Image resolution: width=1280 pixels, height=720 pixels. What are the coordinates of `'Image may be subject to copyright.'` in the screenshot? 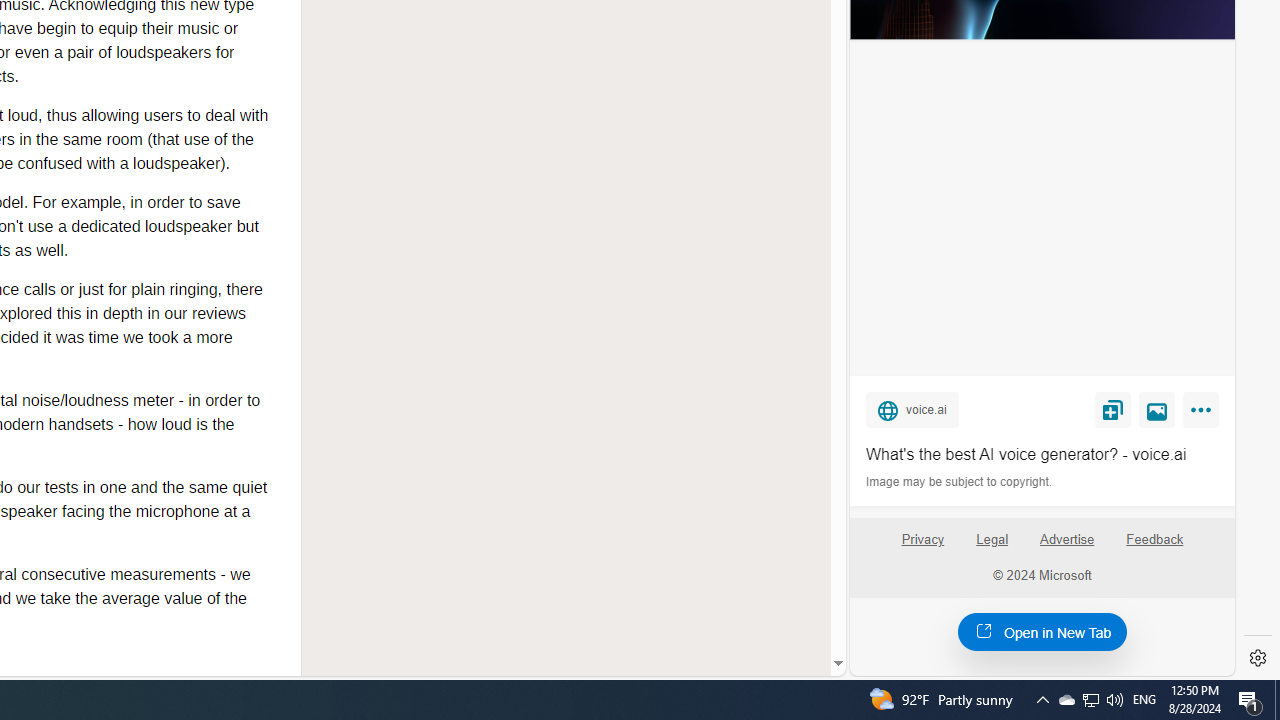 It's located at (960, 482).